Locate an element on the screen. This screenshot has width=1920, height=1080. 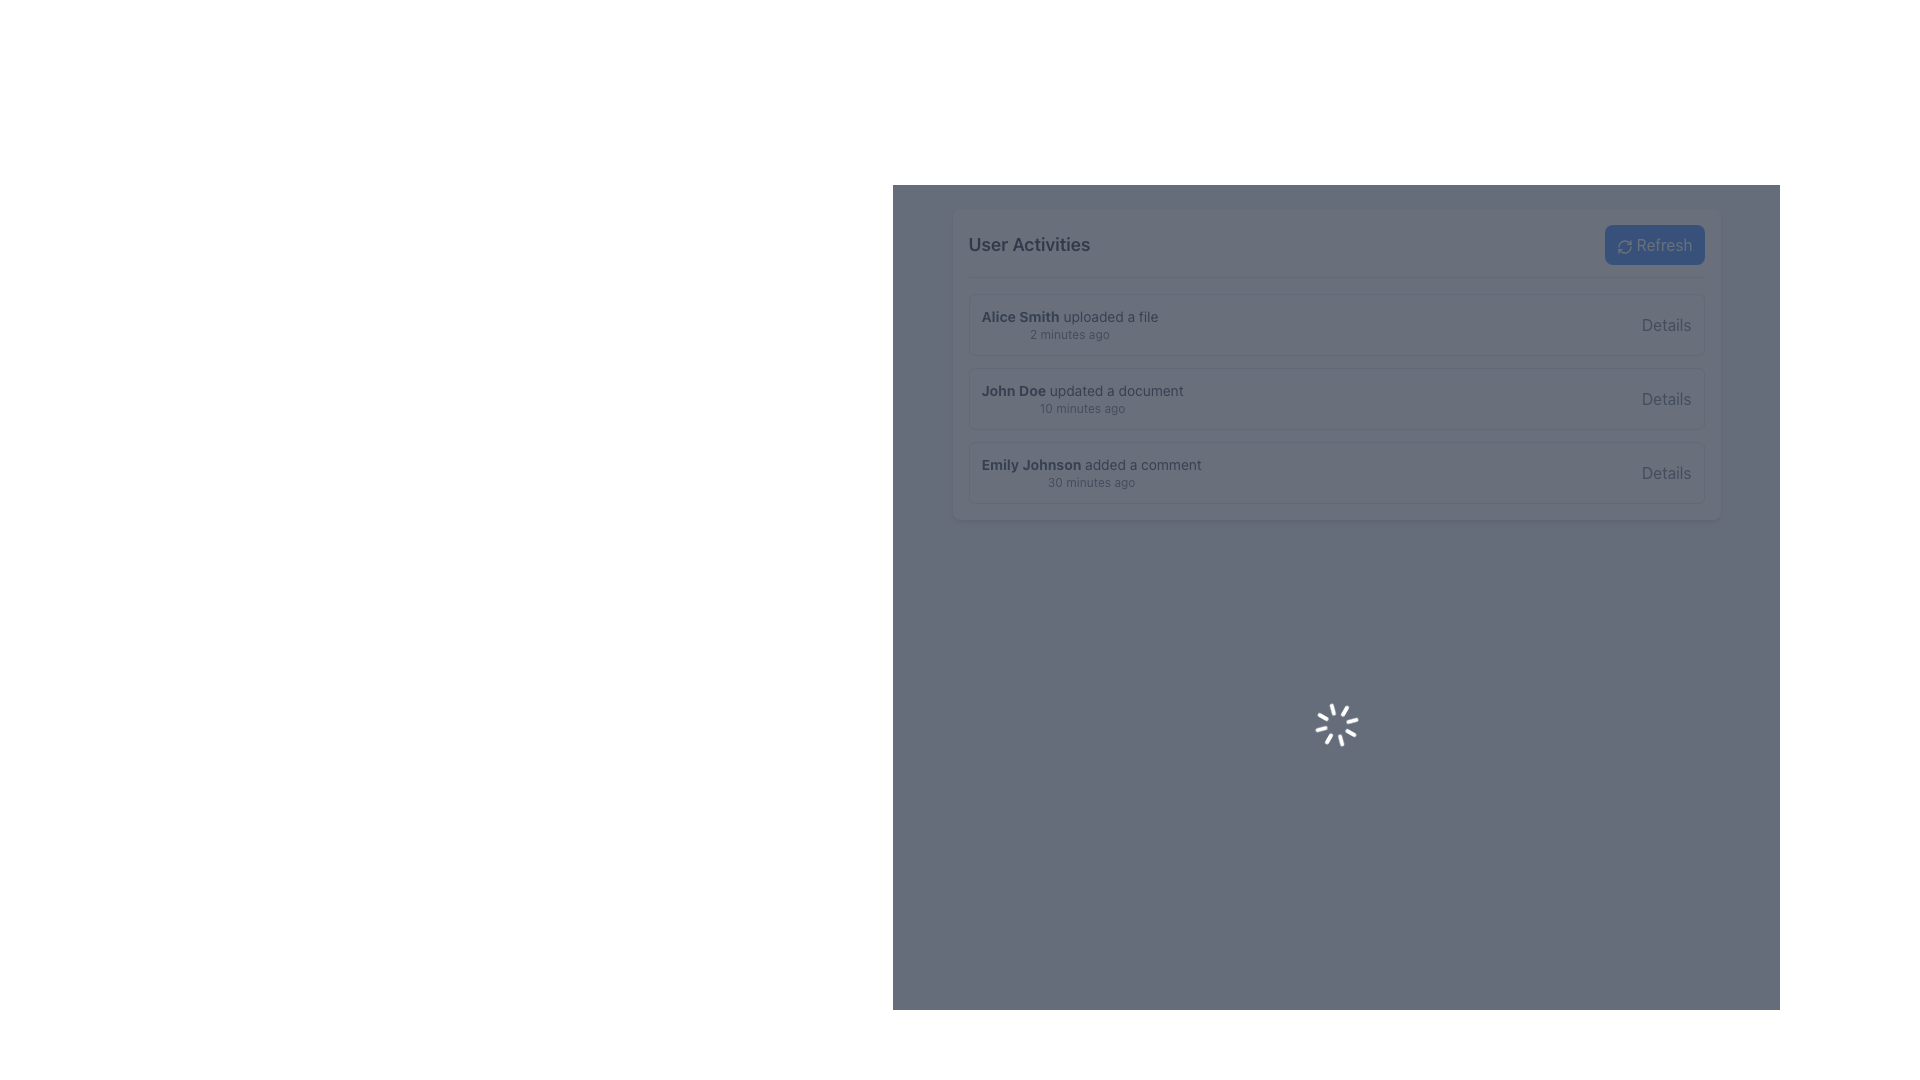
the circular refresh icon with arrows forming a loop, located within the blue 'Refresh' button at the top-right of the displayed panel is located at coordinates (1624, 245).